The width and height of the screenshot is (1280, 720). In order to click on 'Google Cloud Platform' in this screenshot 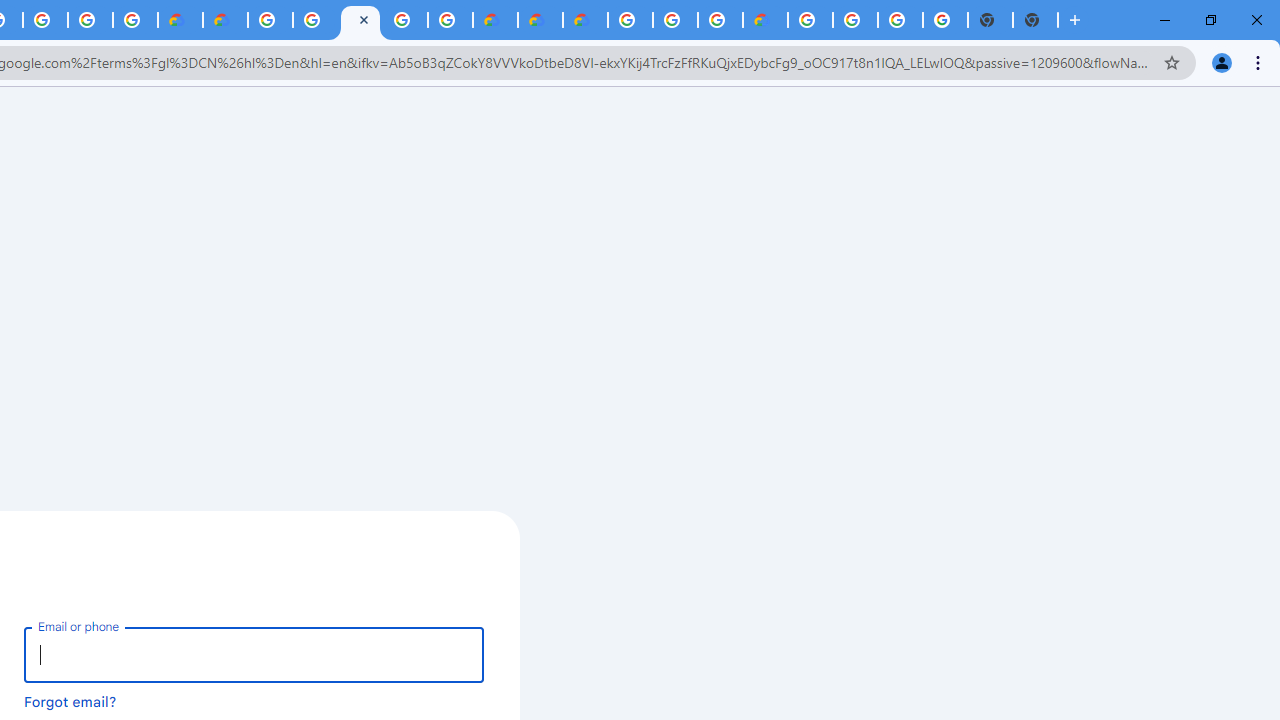, I will do `click(810, 20)`.